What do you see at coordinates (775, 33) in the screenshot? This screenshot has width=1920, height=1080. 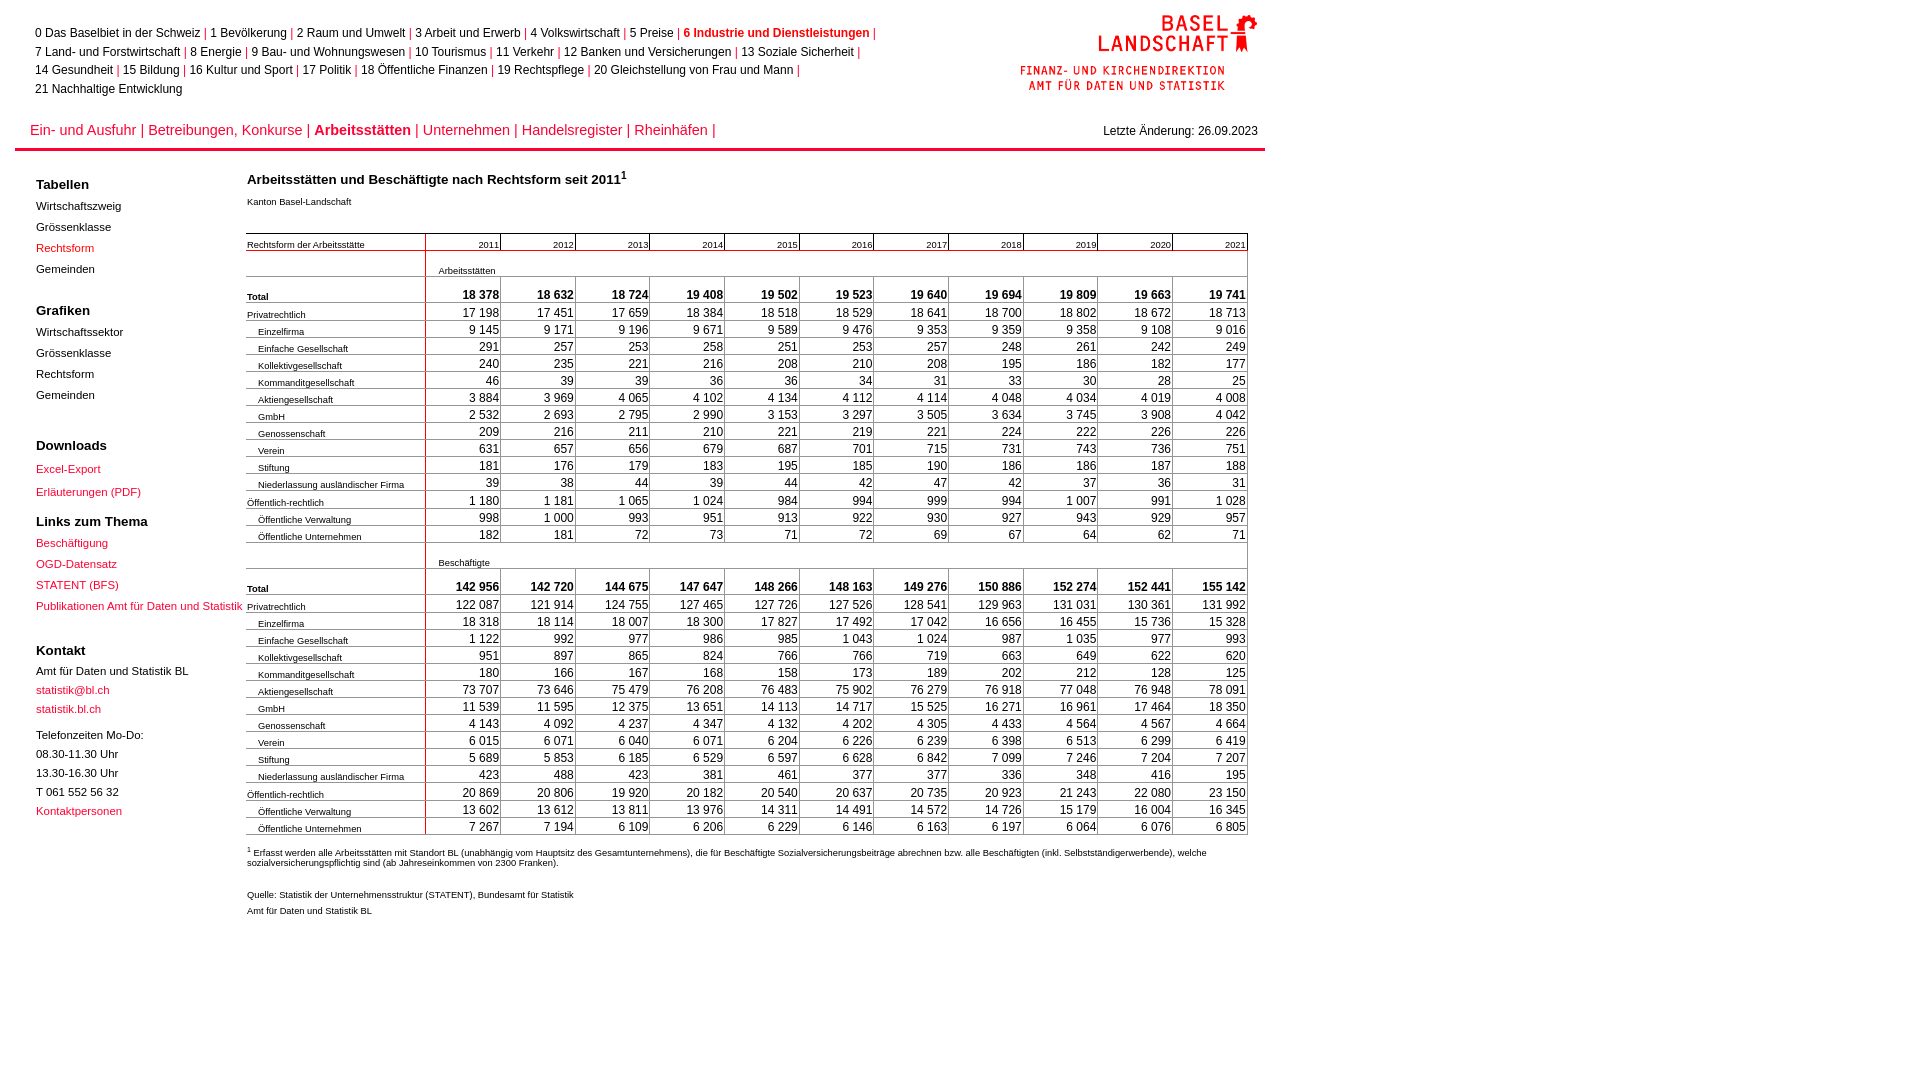 I see `'6 Industrie und Dienstleistungen'` at bounding box center [775, 33].